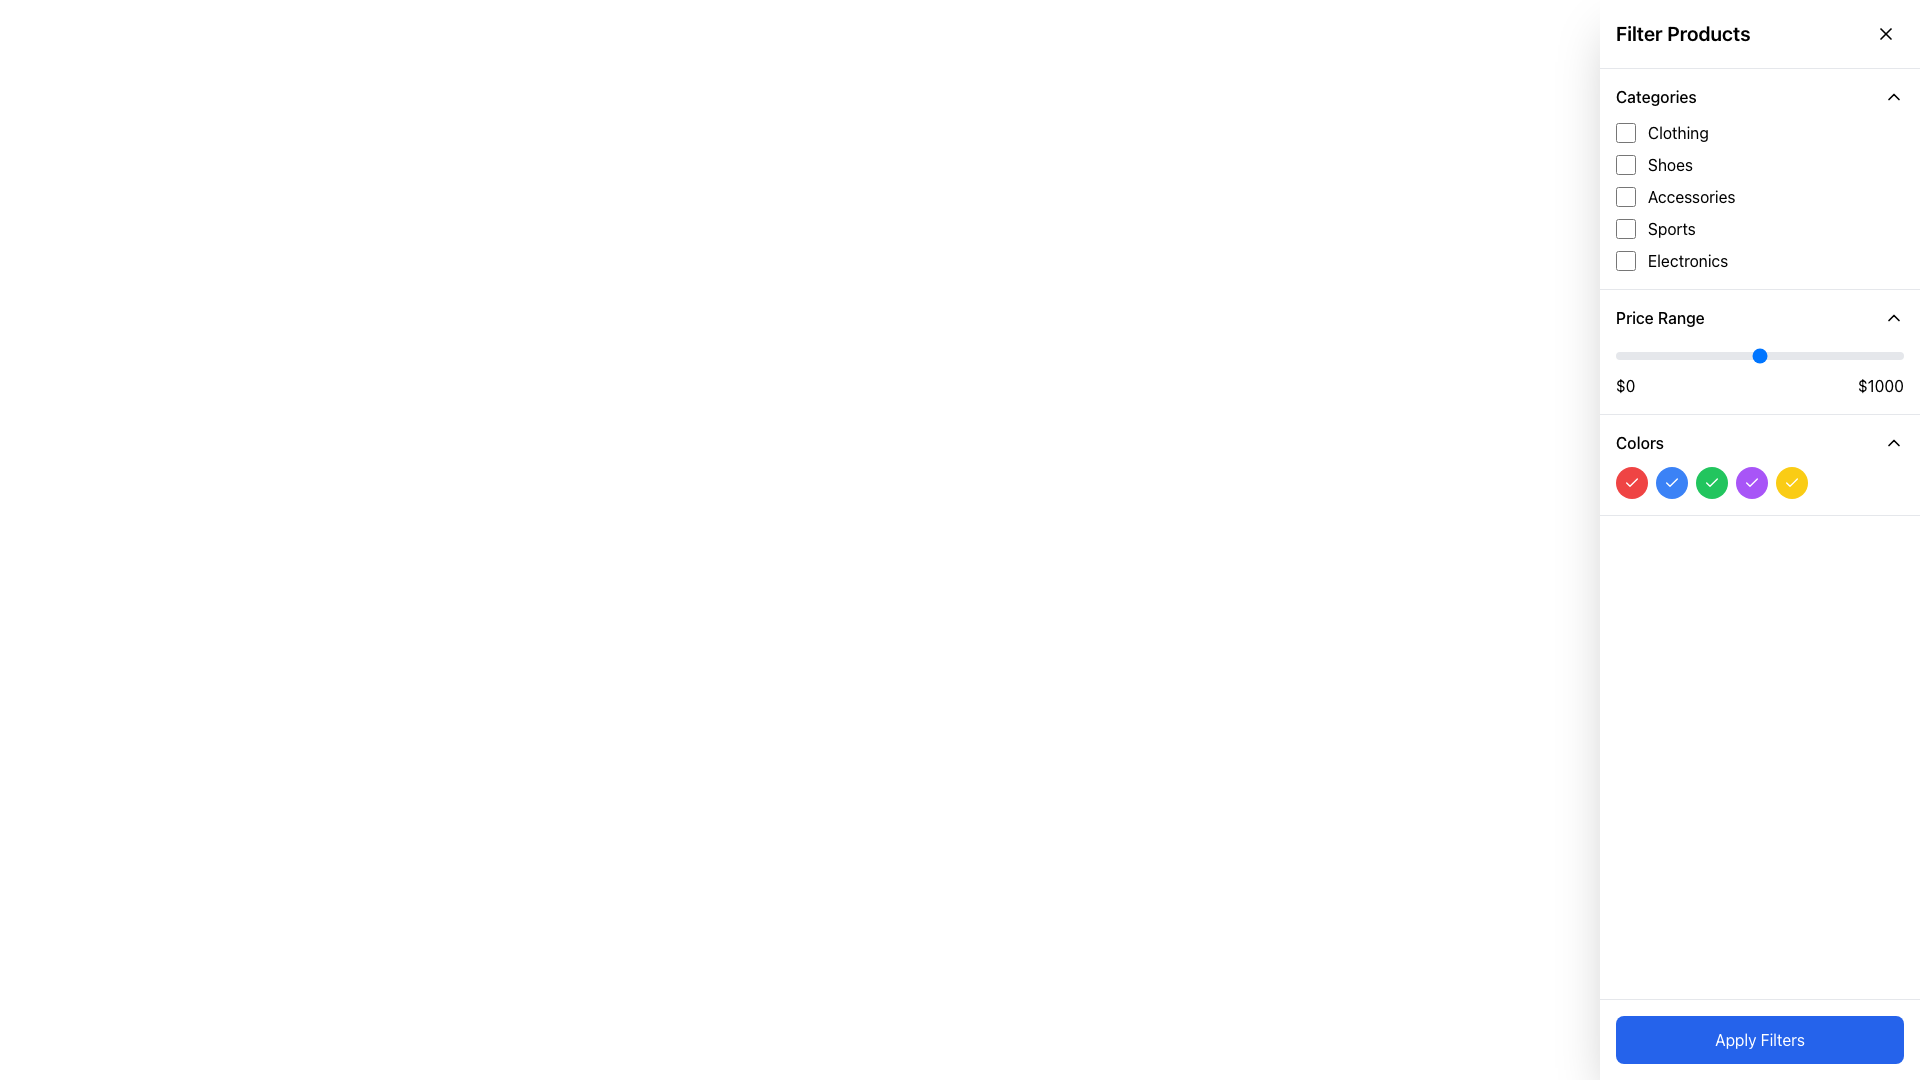 The width and height of the screenshot is (1920, 1080). What do you see at coordinates (1760, 96) in the screenshot?
I see `the 'Categories' collapsible header toggle in the filter sidebar for accessibility navigation` at bounding box center [1760, 96].